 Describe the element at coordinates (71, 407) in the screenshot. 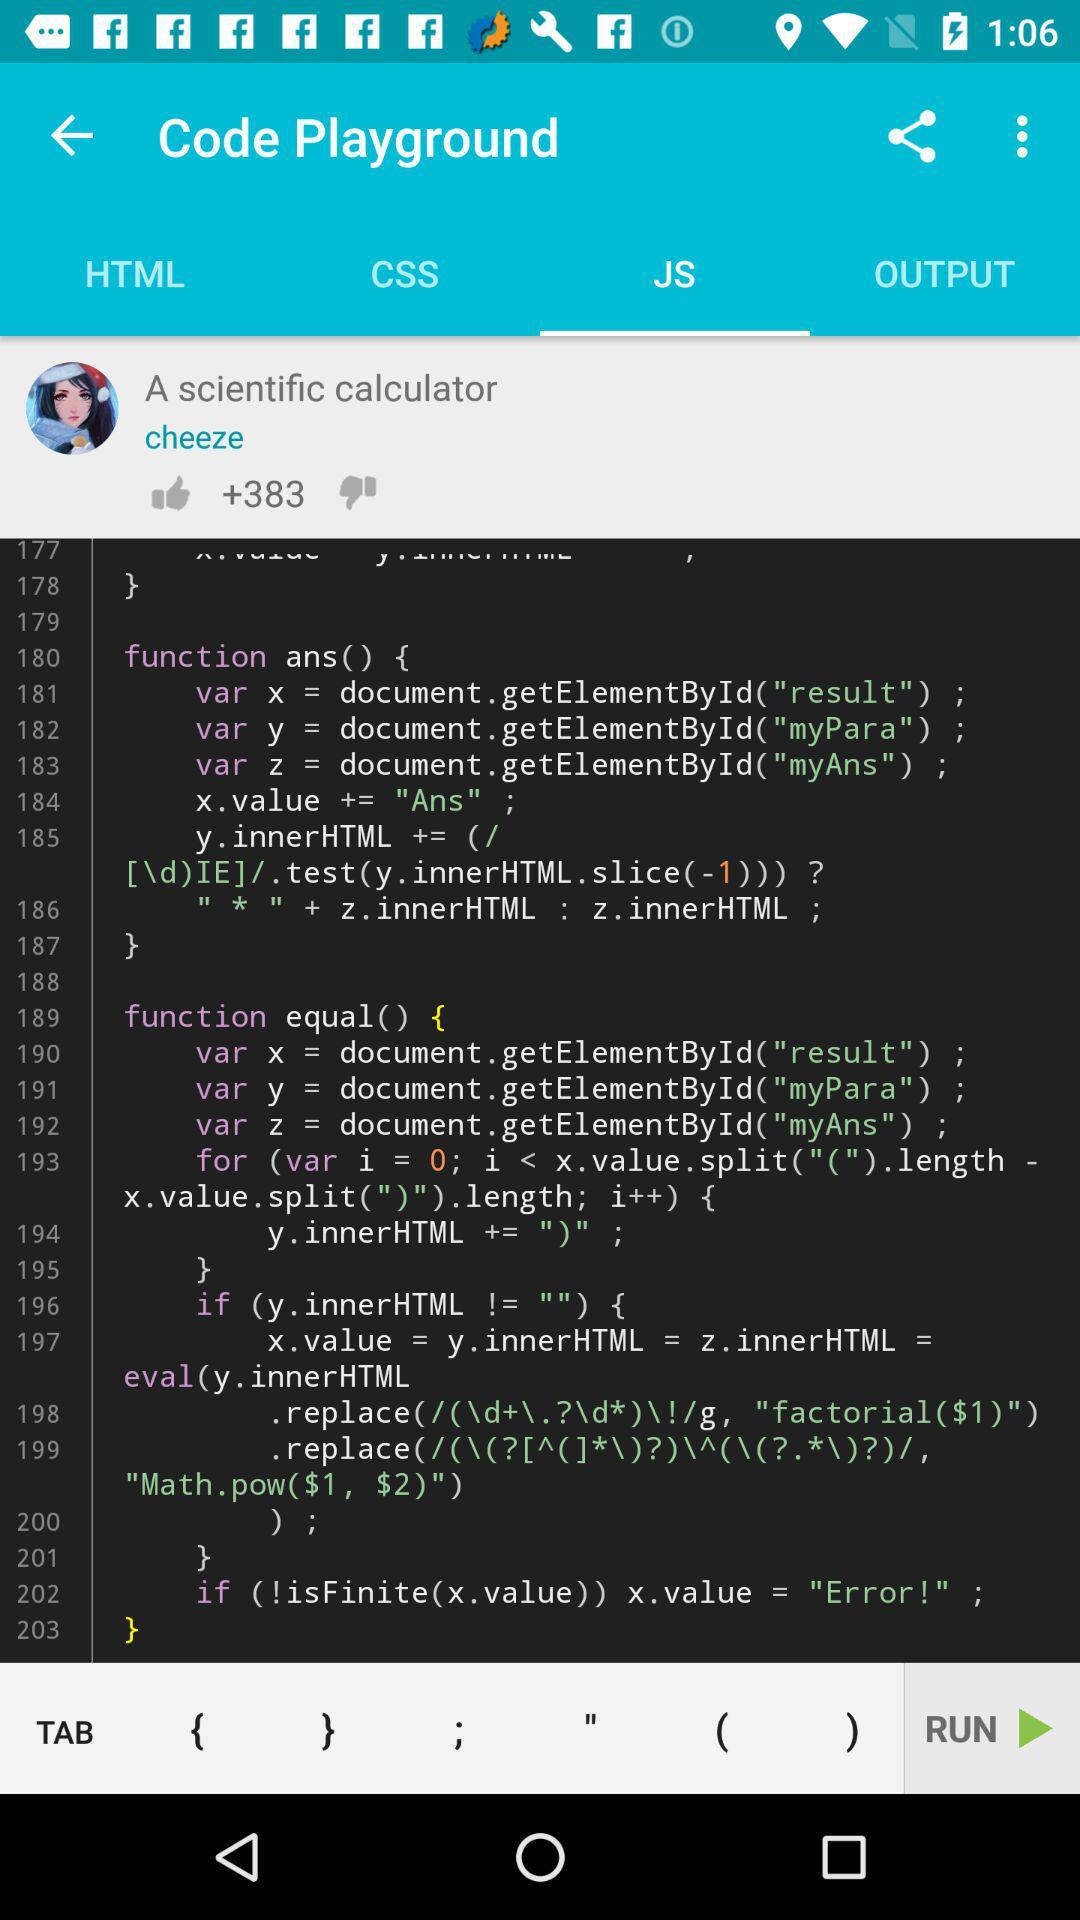

I see `icon below html item` at that location.